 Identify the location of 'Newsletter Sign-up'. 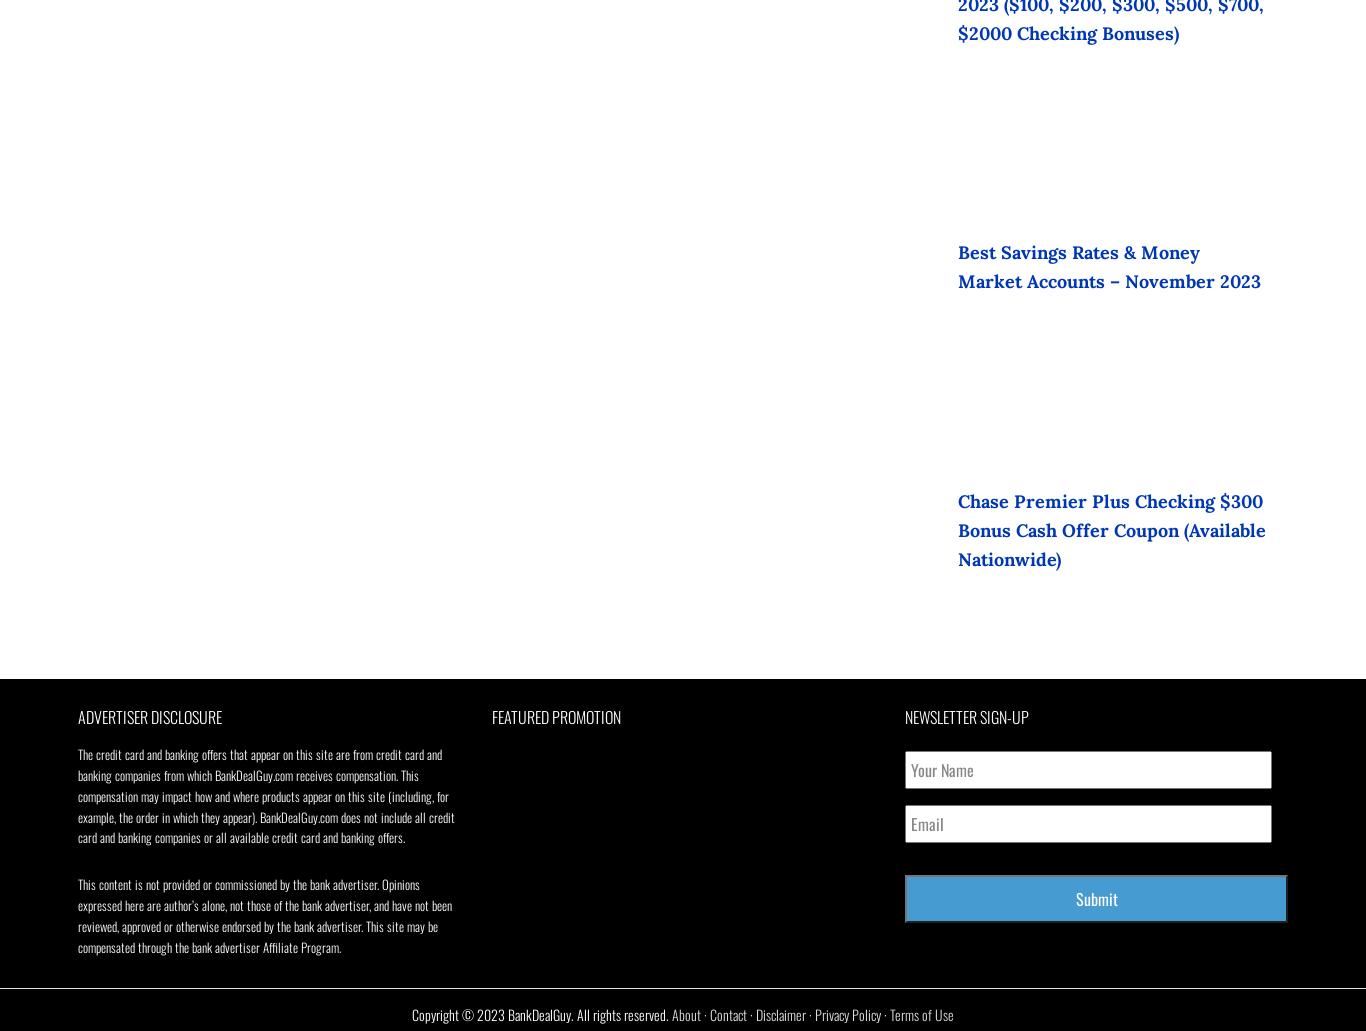
(966, 716).